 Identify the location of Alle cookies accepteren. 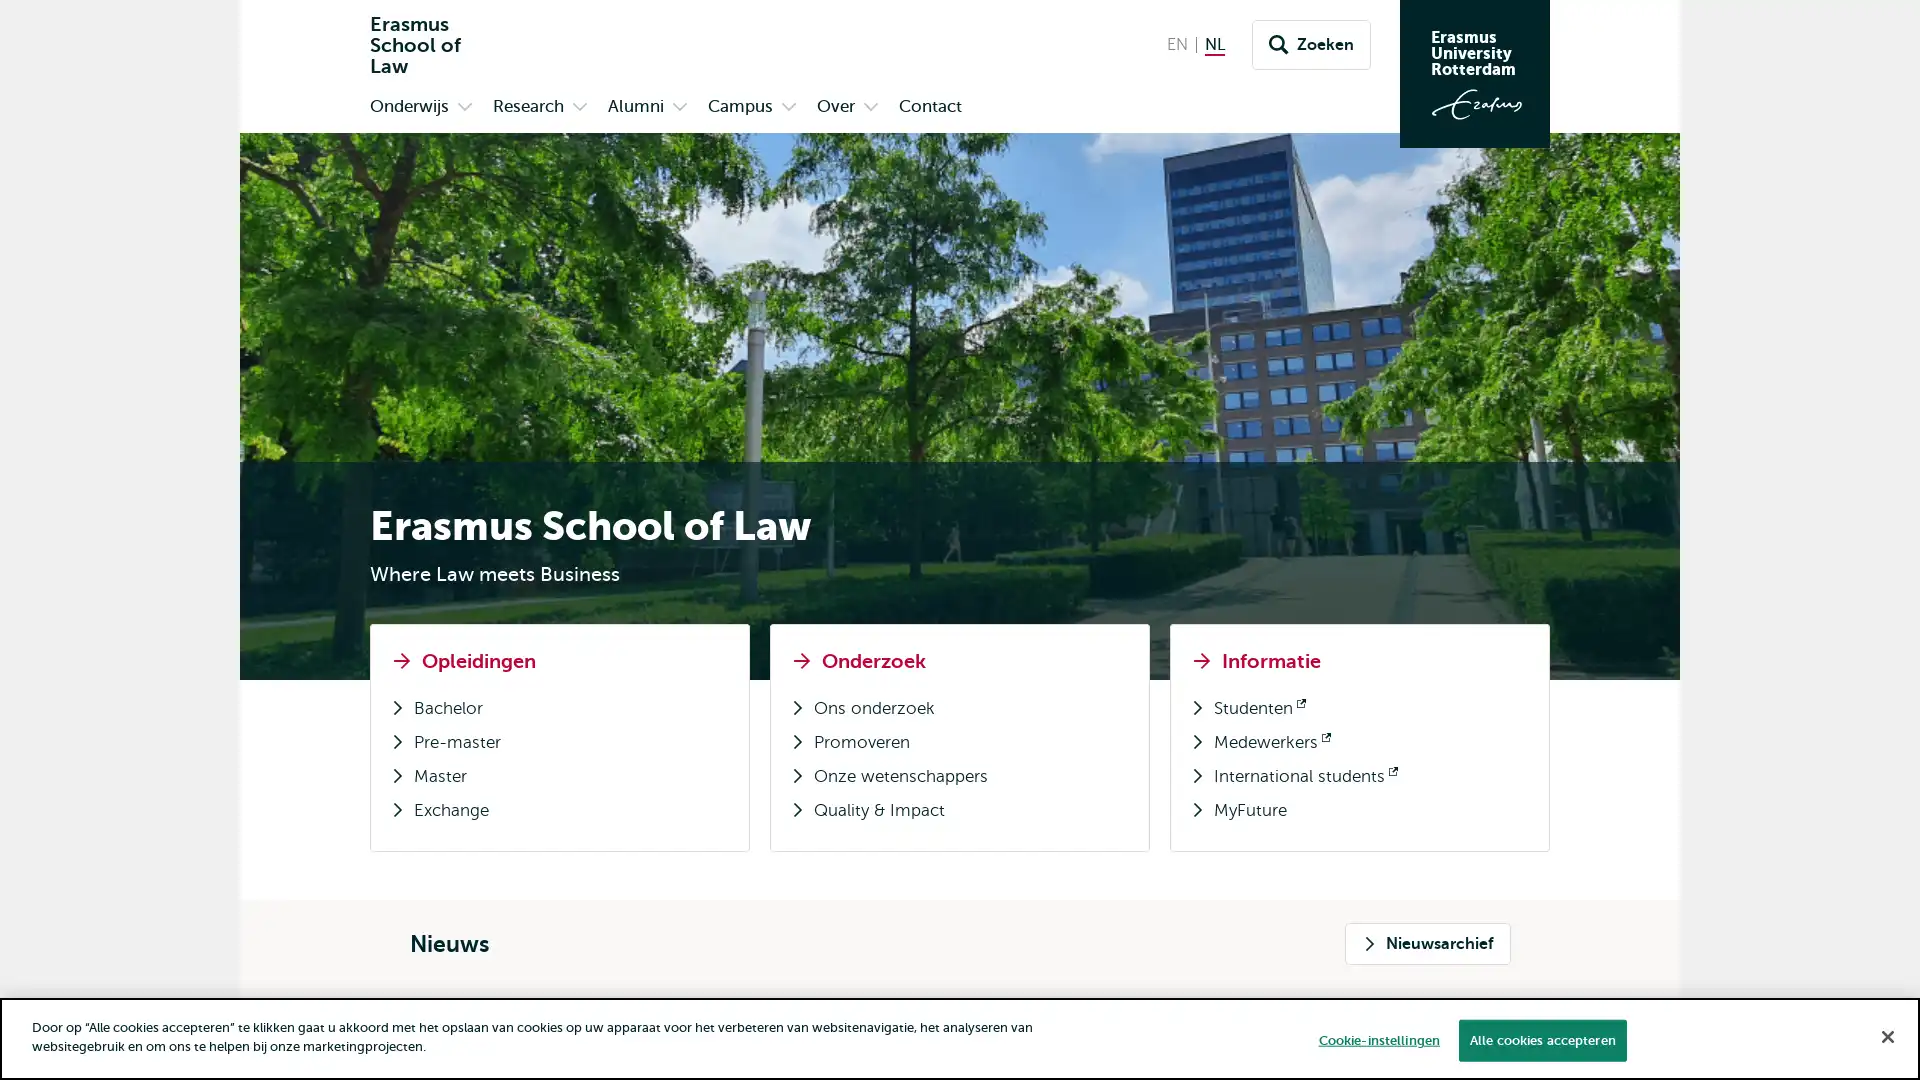
(1540, 1039).